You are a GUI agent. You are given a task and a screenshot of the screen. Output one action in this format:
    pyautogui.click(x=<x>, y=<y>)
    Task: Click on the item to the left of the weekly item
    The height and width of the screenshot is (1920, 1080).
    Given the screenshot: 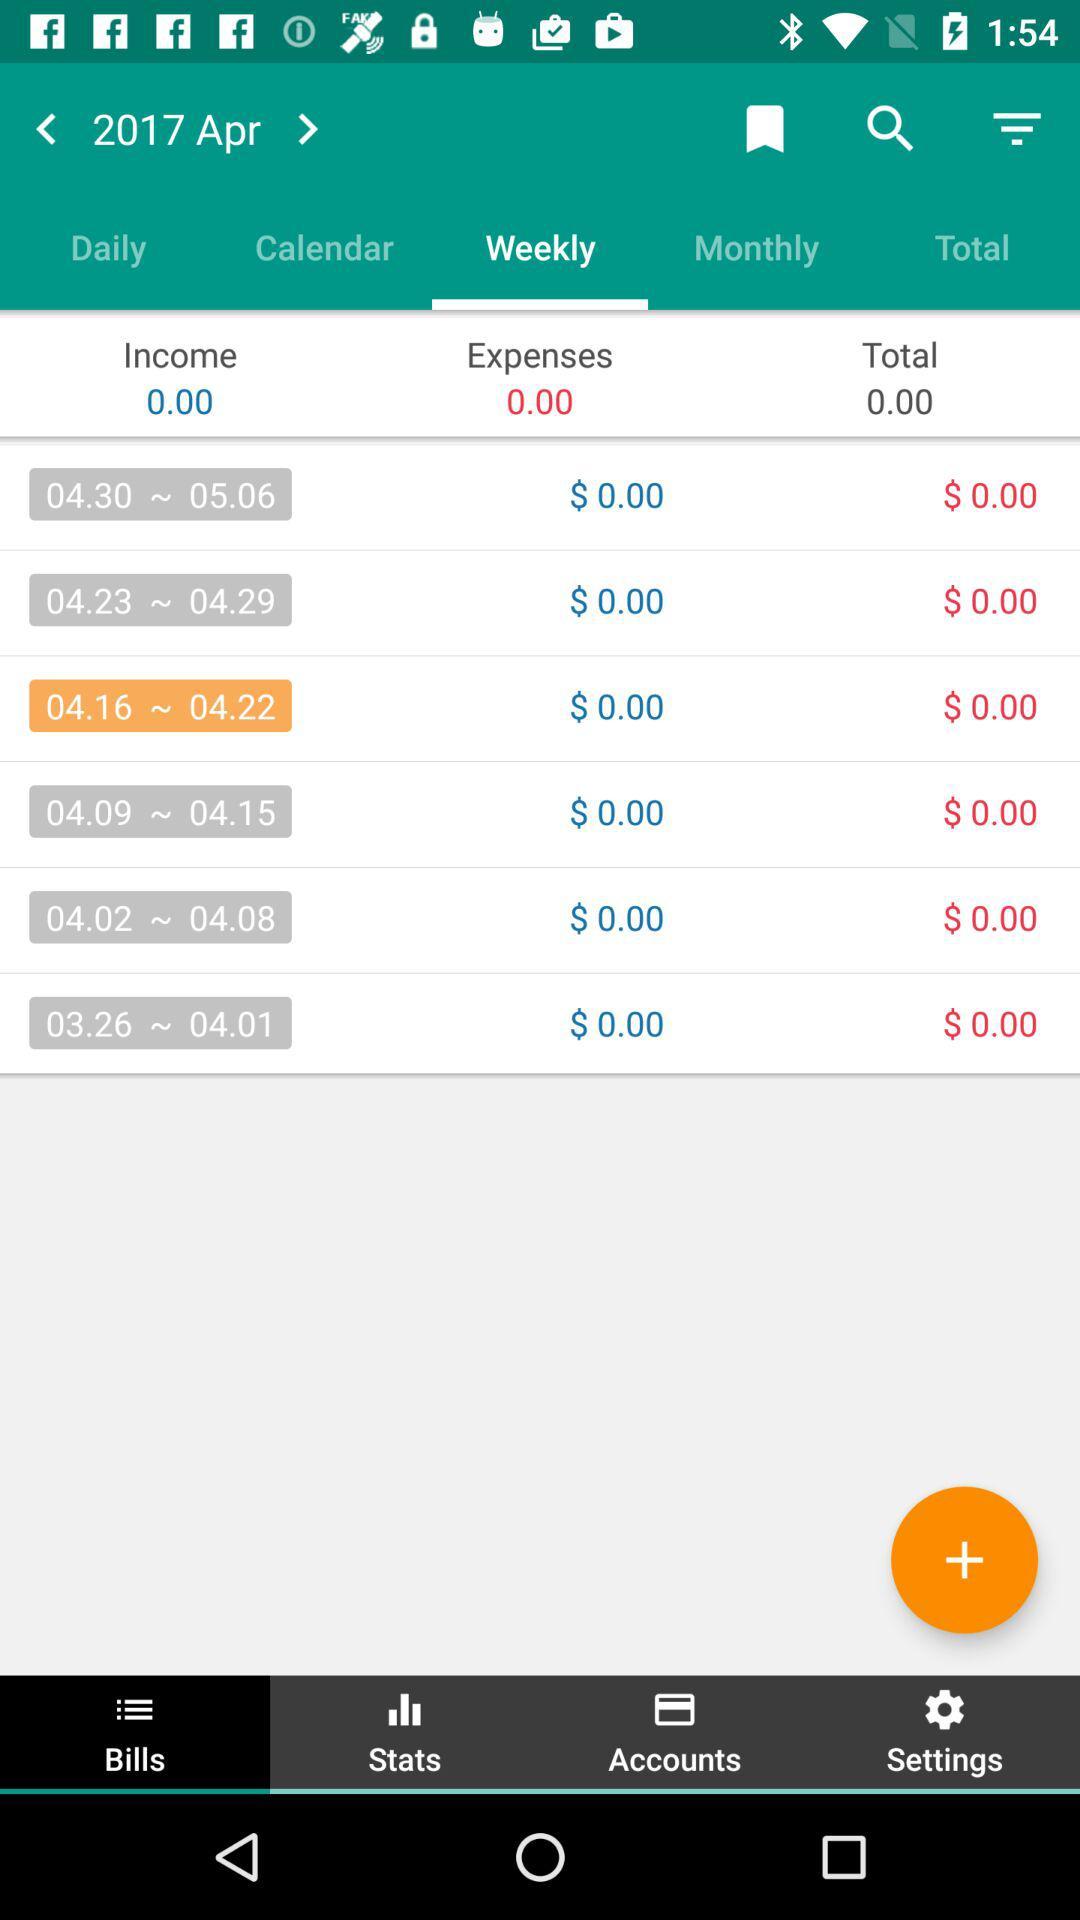 What is the action you would take?
    pyautogui.click(x=323, y=245)
    